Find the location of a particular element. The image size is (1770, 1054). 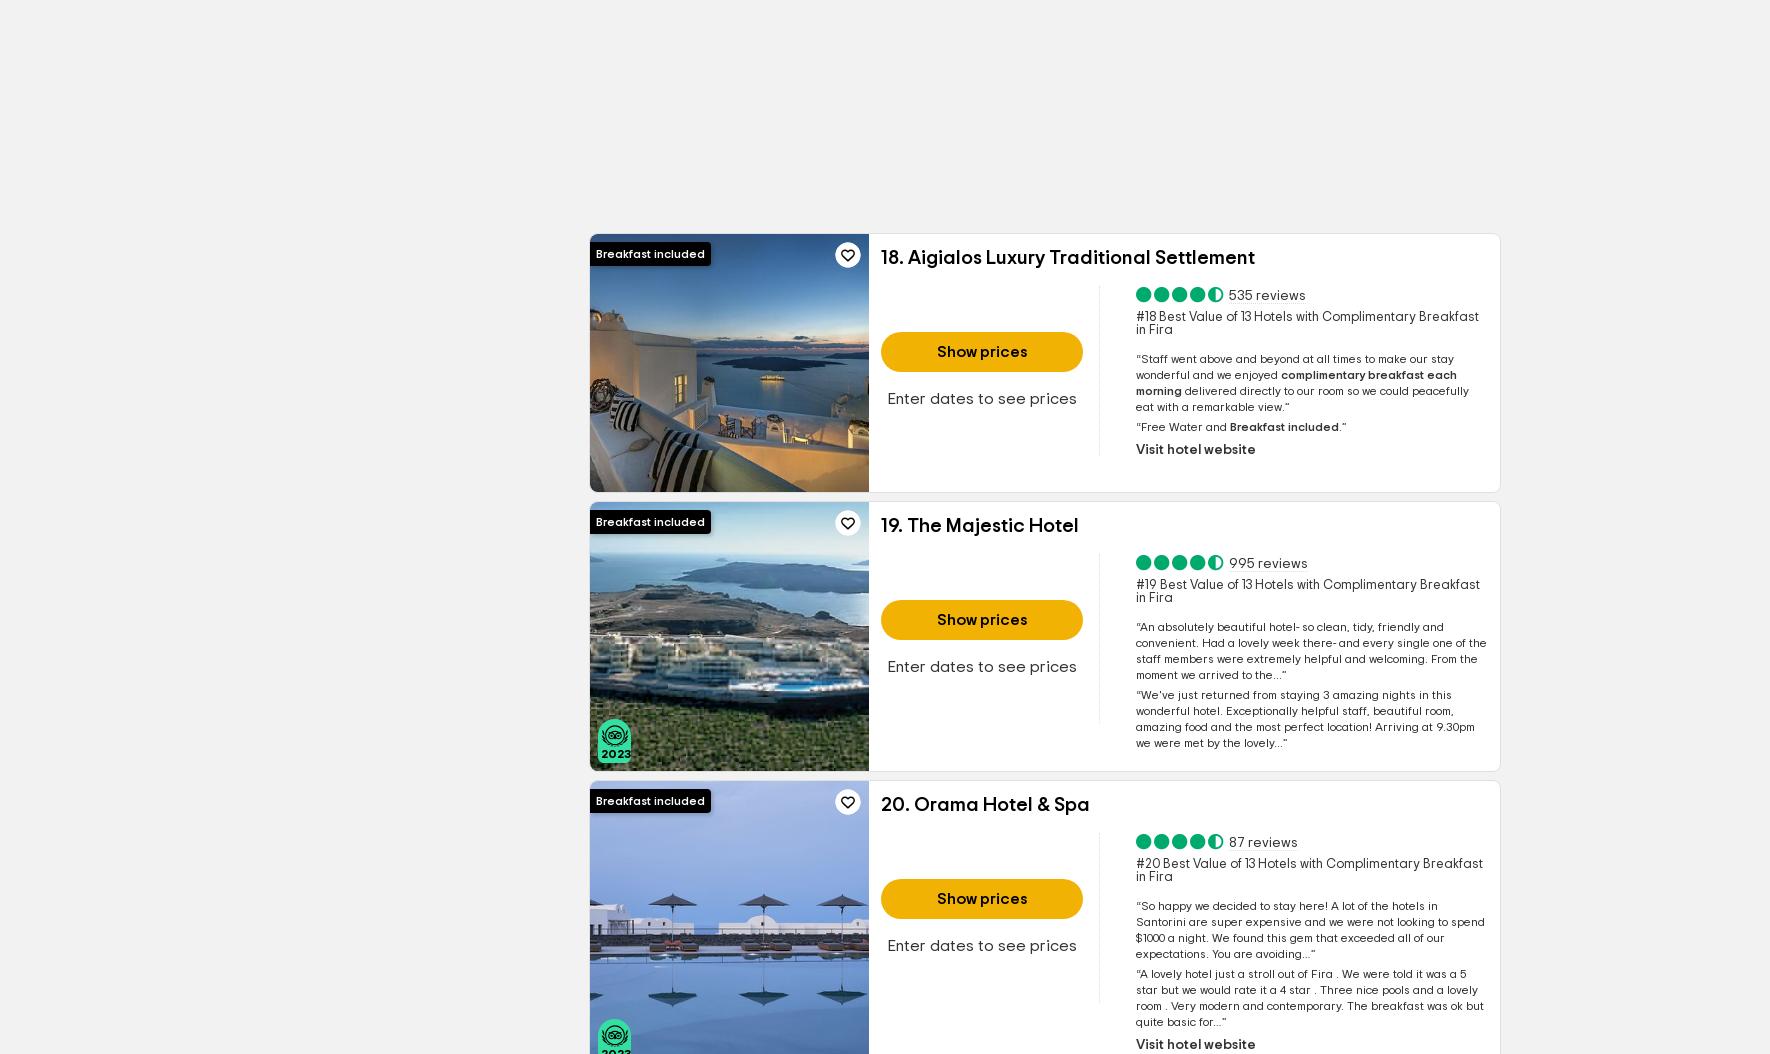

'were told it was a 5 star but we would rate it a 4 star .
Three nice pools and a lovely room . Very modern and contemporary. 
The breakfast was ok but quite basic for…' is located at coordinates (1307, 998).